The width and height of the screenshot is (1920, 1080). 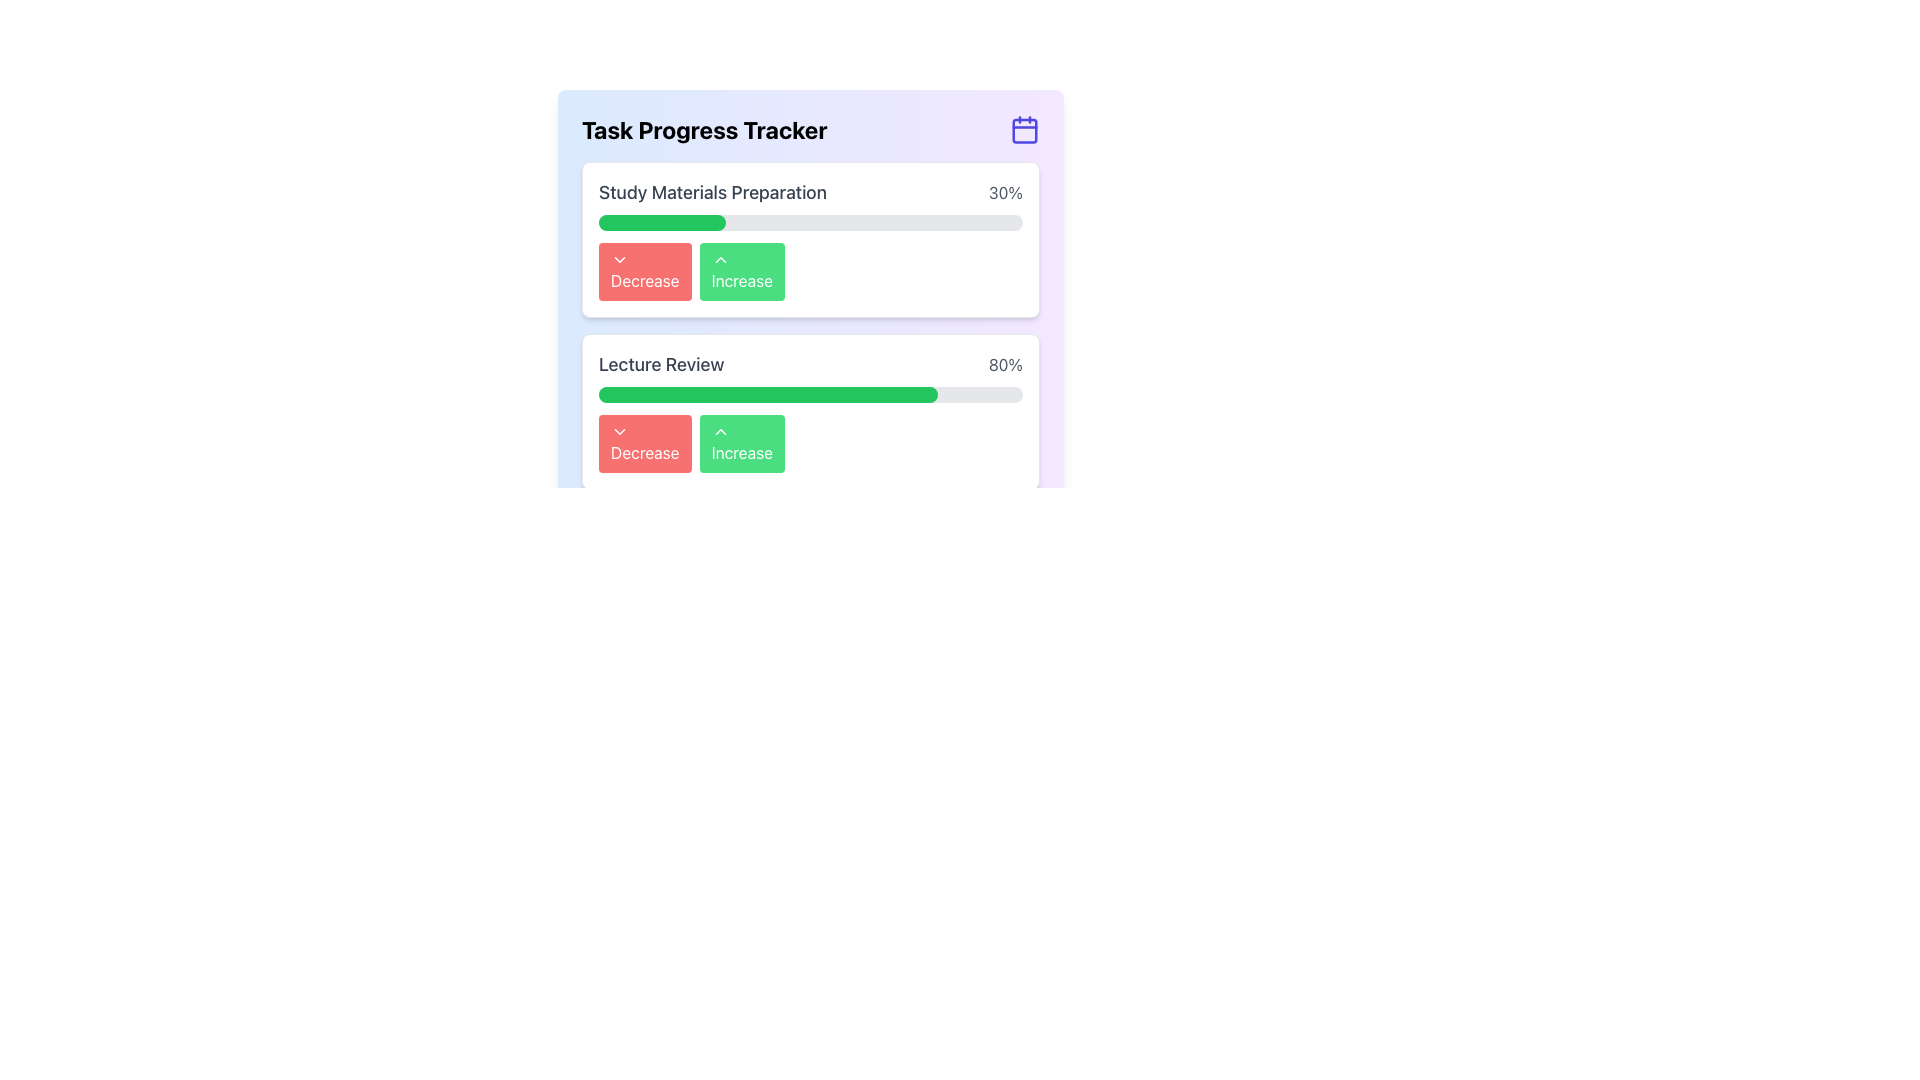 What do you see at coordinates (811, 192) in the screenshot?
I see `the 'Study Materials Preparation' text label, which displays '30%' aligned to the right, located in the upper section of the task tracking card` at bounding box center [811, 192].